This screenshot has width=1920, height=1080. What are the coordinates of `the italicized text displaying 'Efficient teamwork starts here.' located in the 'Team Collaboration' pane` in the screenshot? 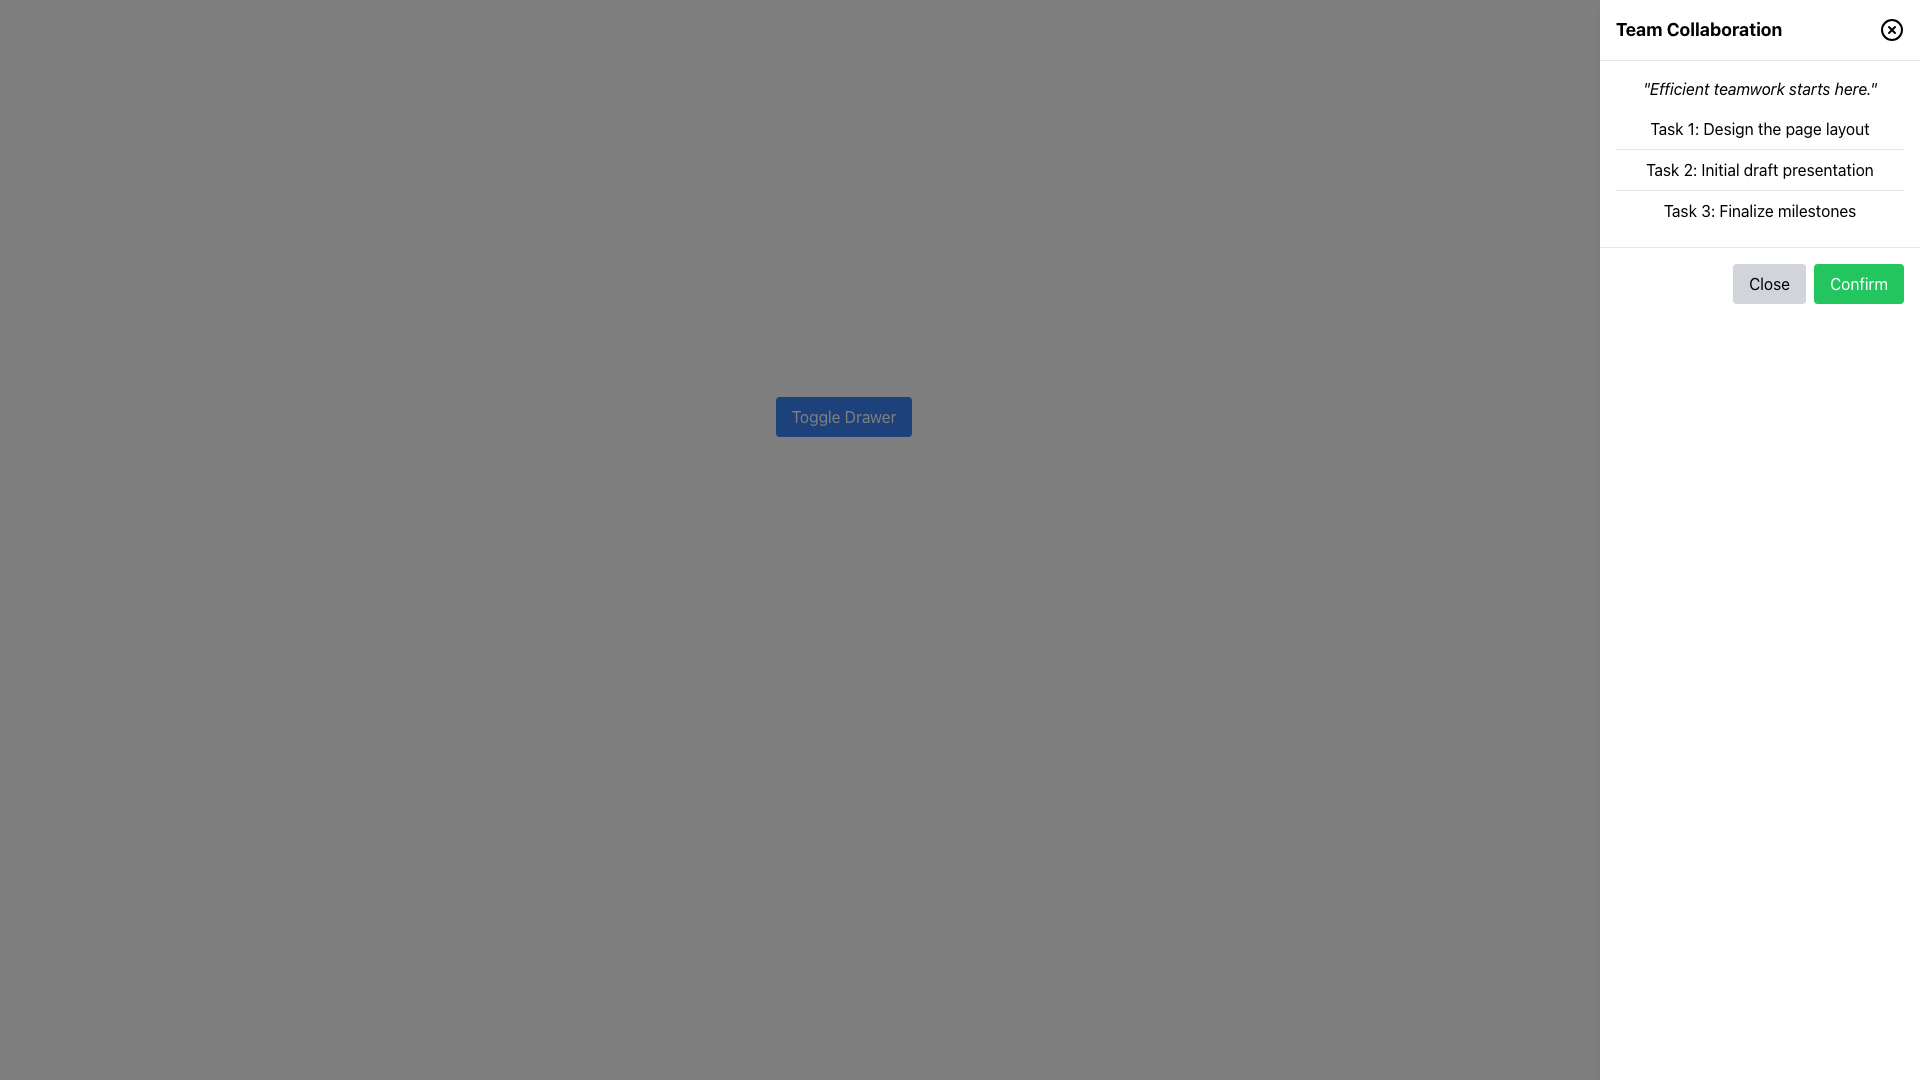 It's located at (1760, 87).